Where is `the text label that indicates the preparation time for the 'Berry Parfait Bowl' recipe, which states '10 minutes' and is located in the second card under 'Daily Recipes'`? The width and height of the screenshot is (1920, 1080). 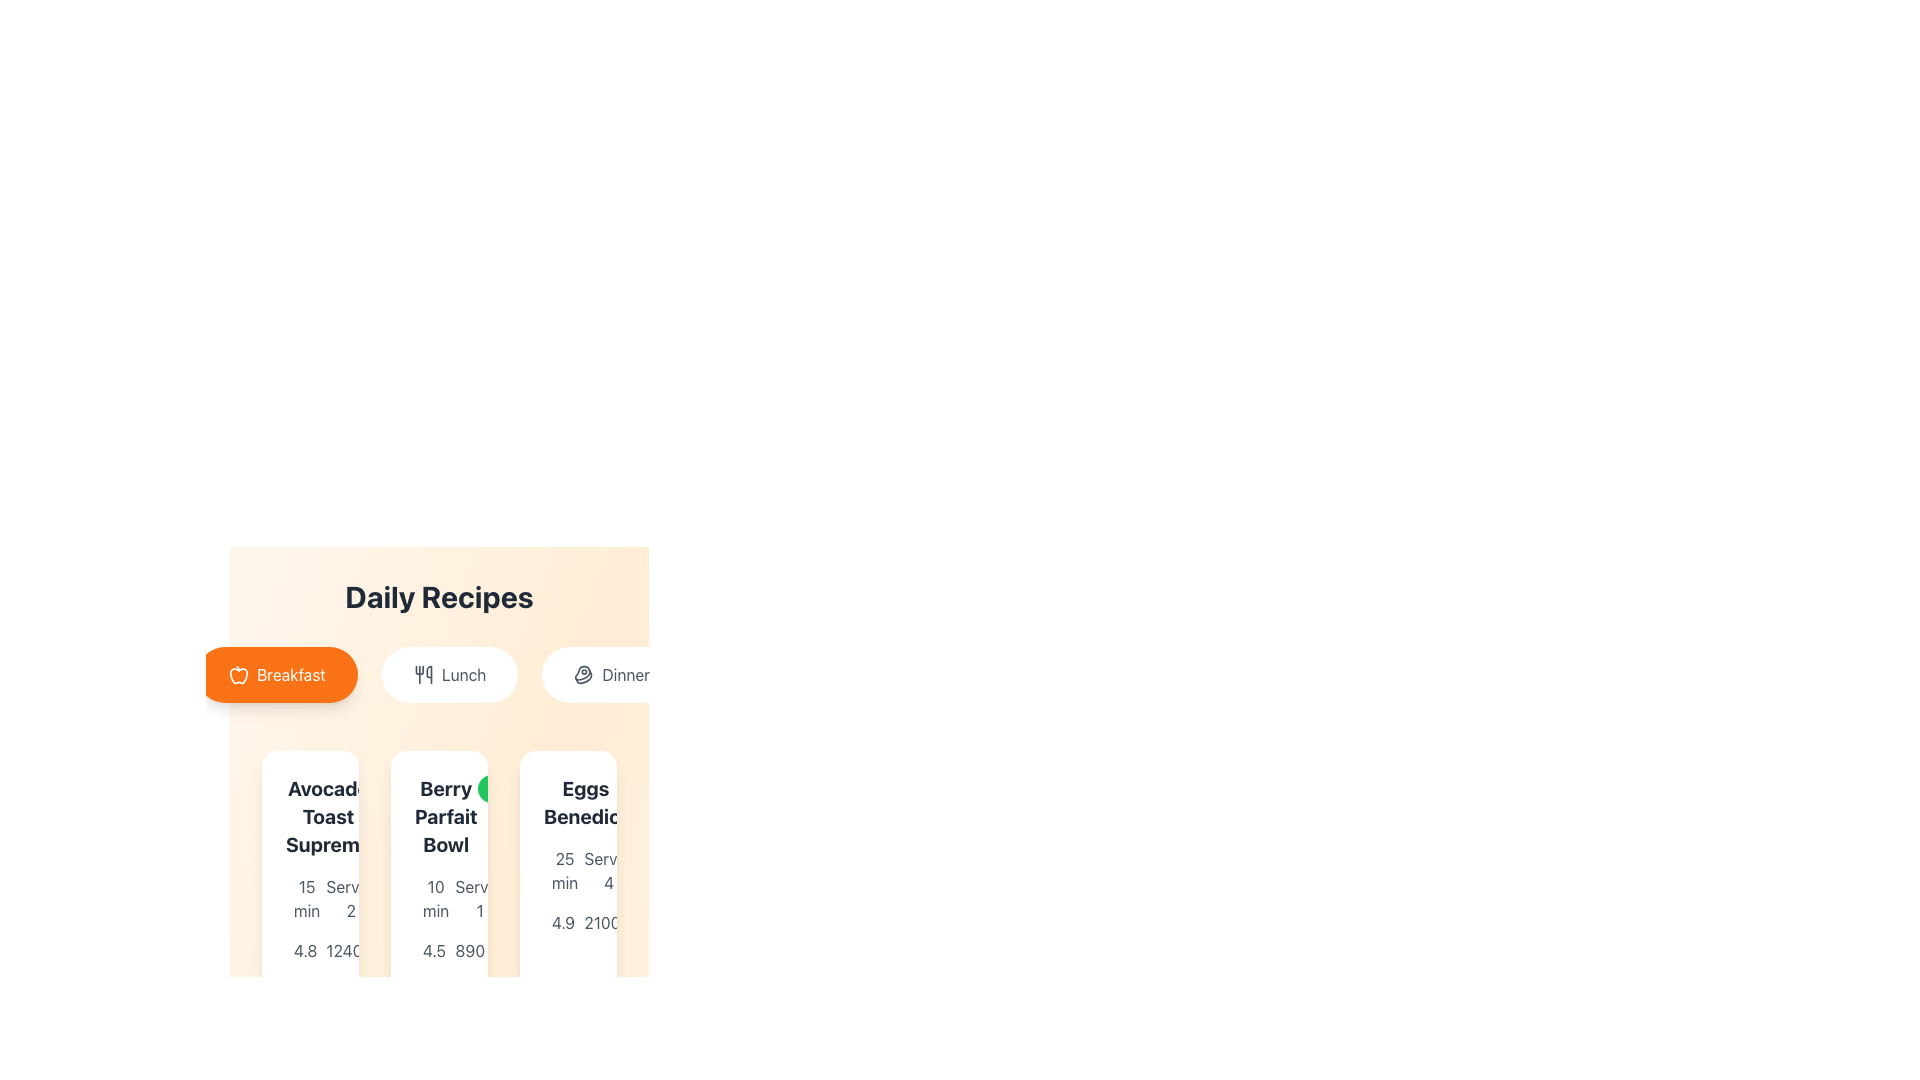 the text label that indicates the preparation time for the 'Berry Parfait Bowl' recipe, which states '10 minutes' and is located in the second card under 'Daily Recipes' is located at coordinates (435, 897).